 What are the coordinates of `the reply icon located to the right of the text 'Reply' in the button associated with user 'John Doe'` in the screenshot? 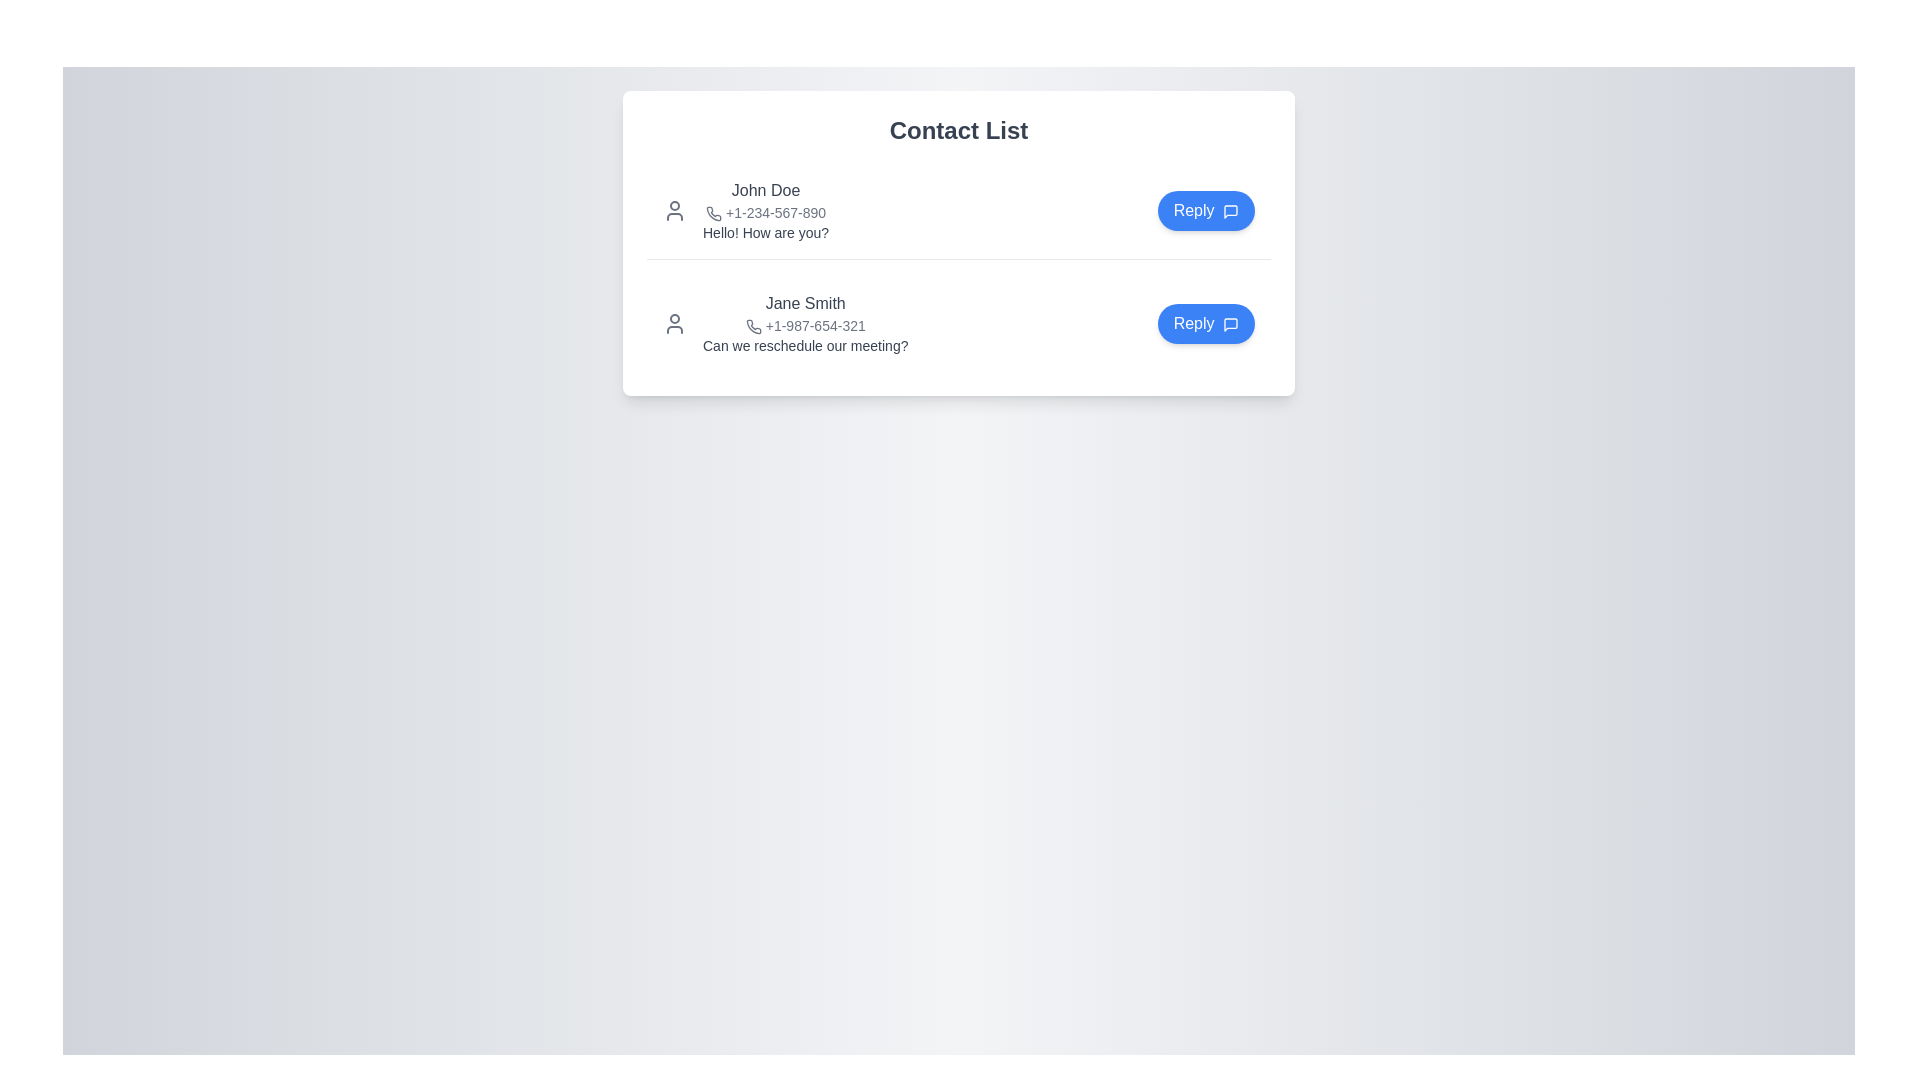 It's located at (1229, 211).